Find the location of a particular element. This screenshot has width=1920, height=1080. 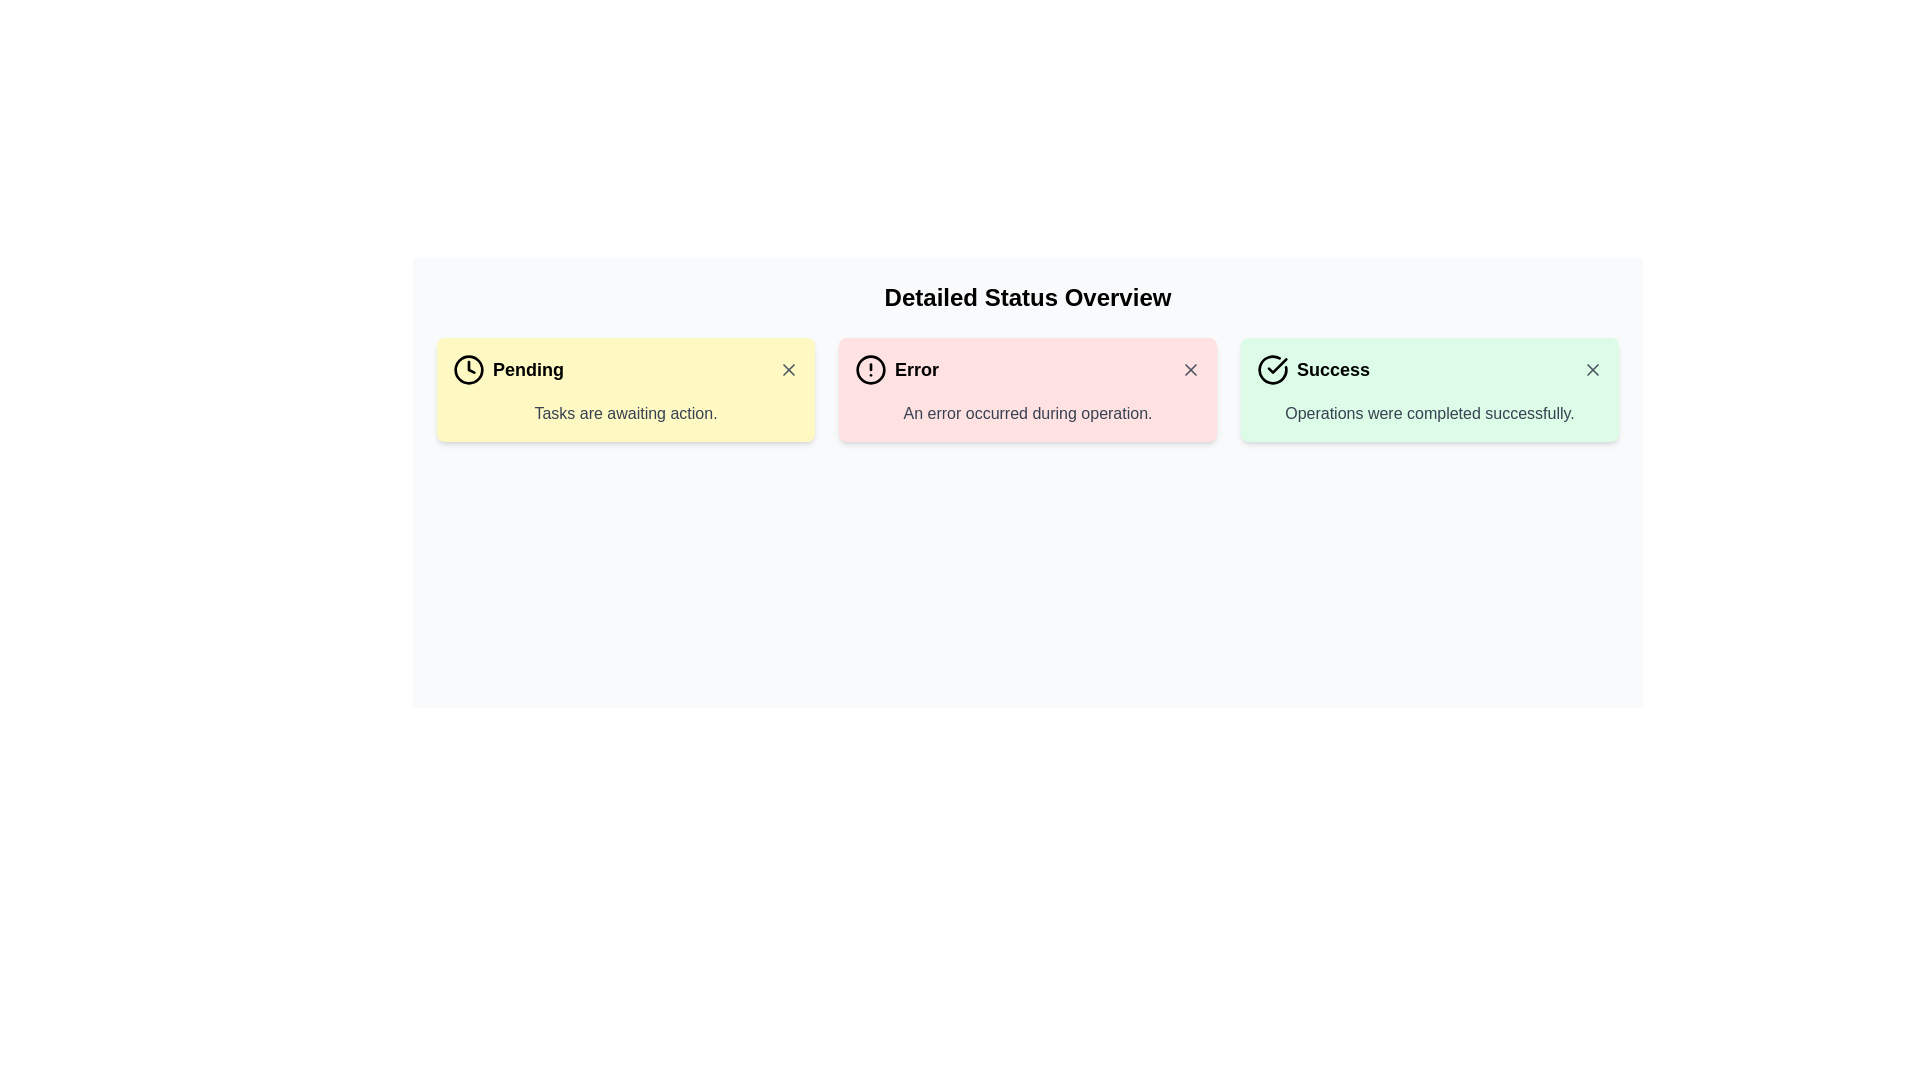

text label indicating the status of the card as 'Pending', which is located within the yellow status card, next to a clock icon is located at coordinates (528, 370).